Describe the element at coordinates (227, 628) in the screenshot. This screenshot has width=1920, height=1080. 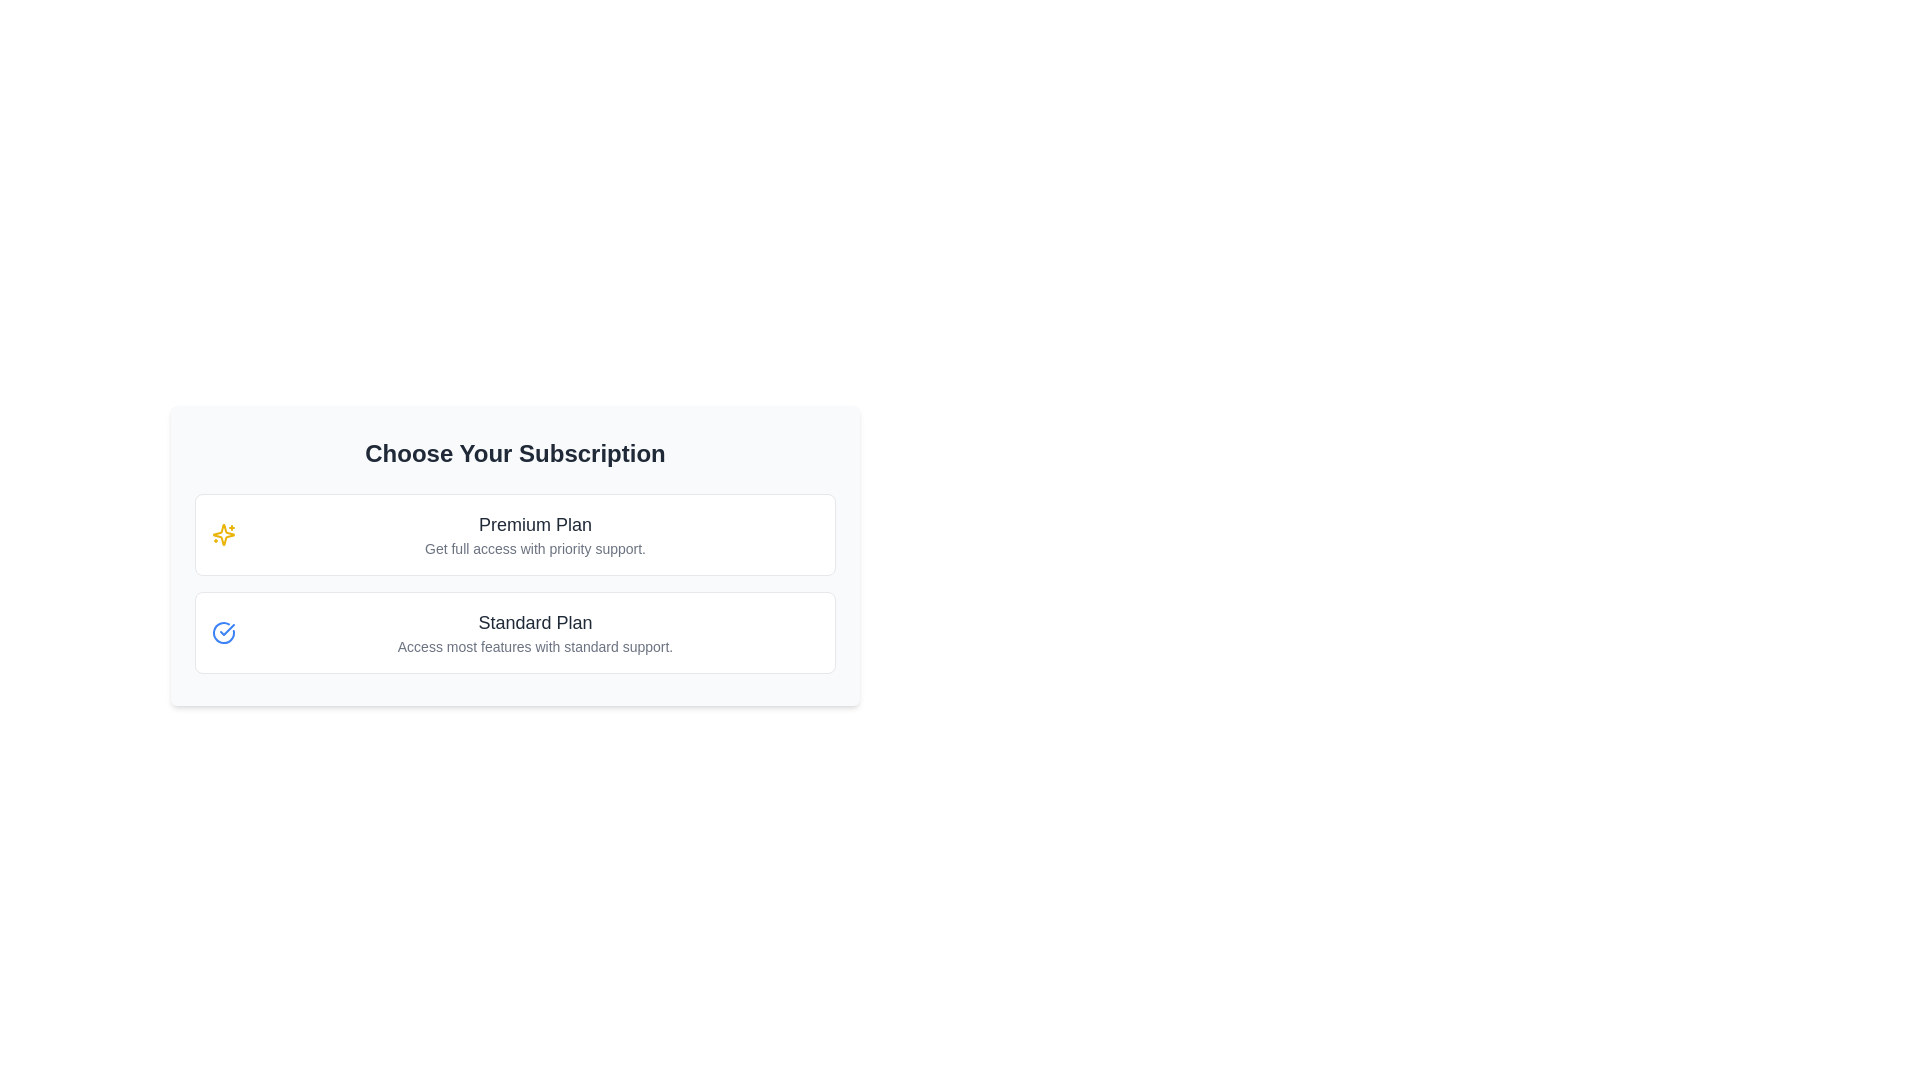
I see `the graphical representation of the blue checkmark icon located within a larger circular icon near the bottom left segment next to the 'Standard Plan' text` at that location.